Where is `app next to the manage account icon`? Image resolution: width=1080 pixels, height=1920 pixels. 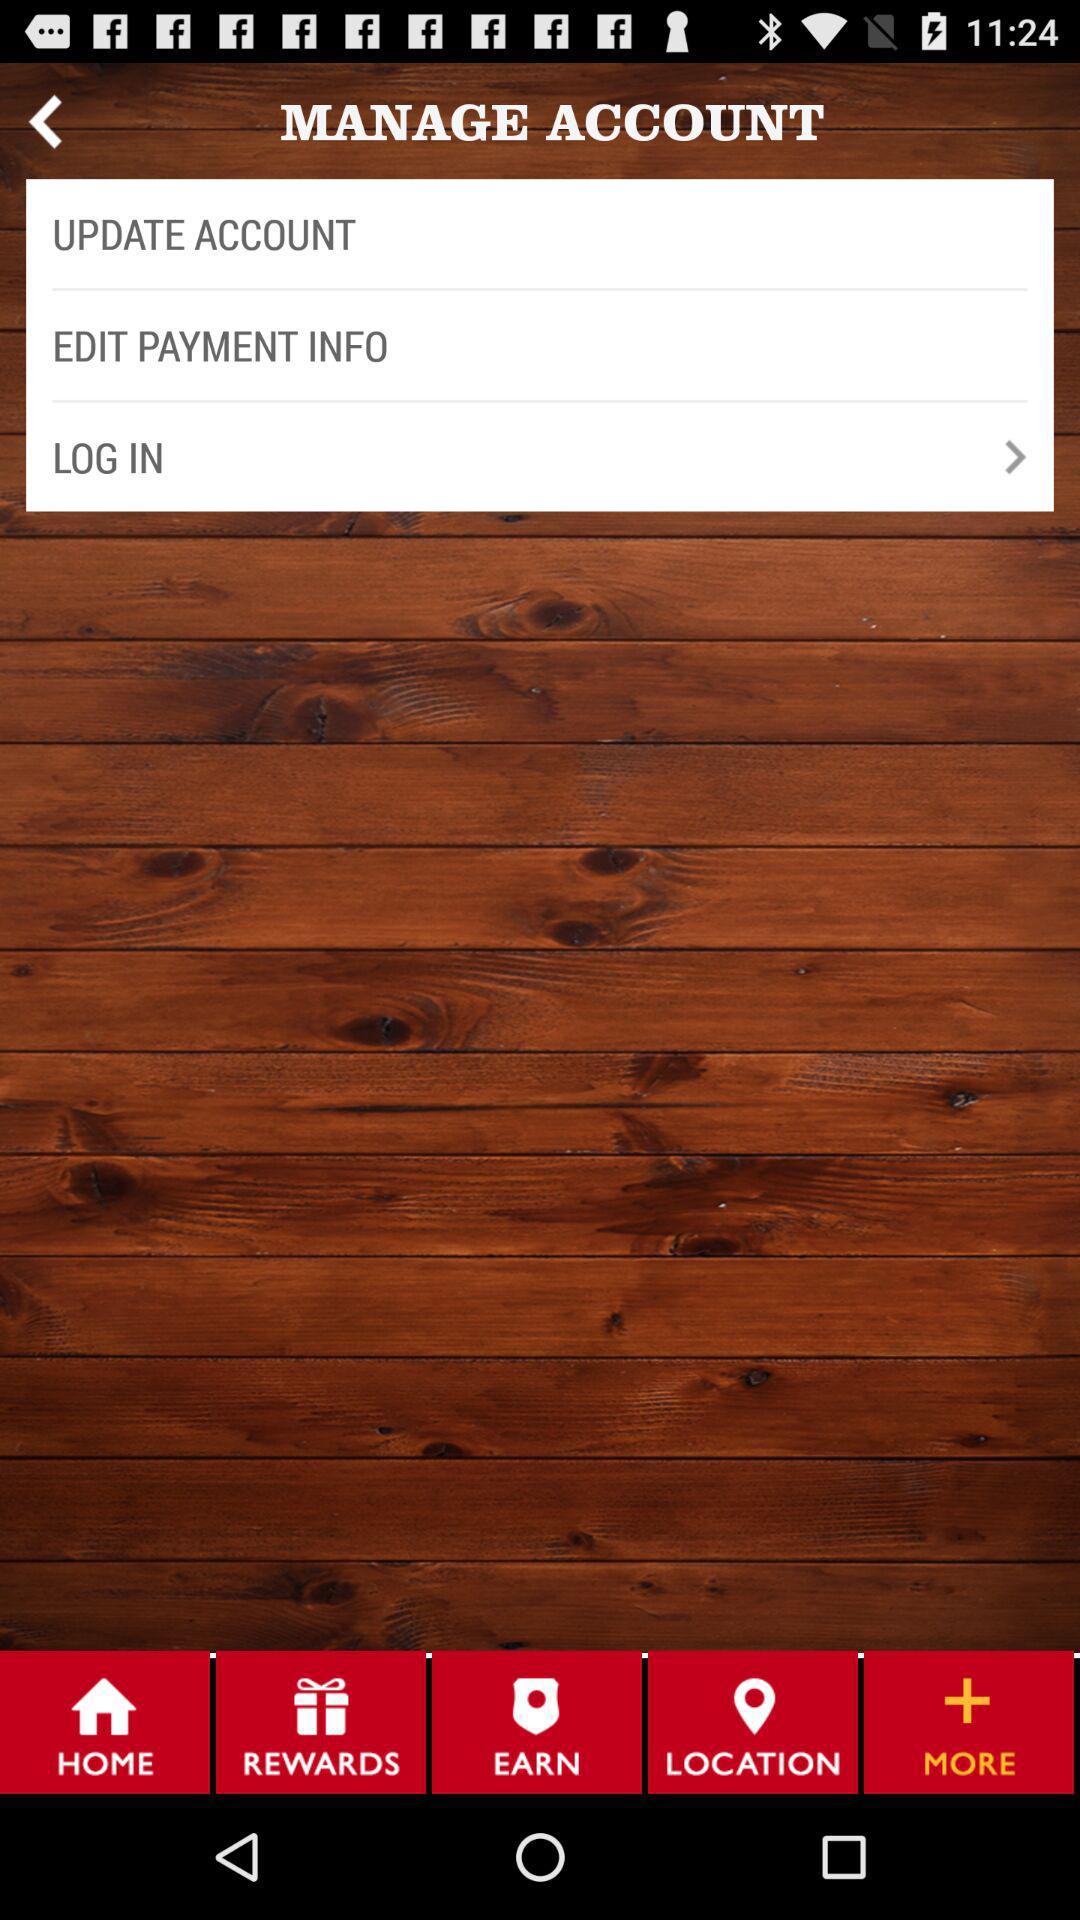 app next to the manage account icon is located at coordinates (44, 120).